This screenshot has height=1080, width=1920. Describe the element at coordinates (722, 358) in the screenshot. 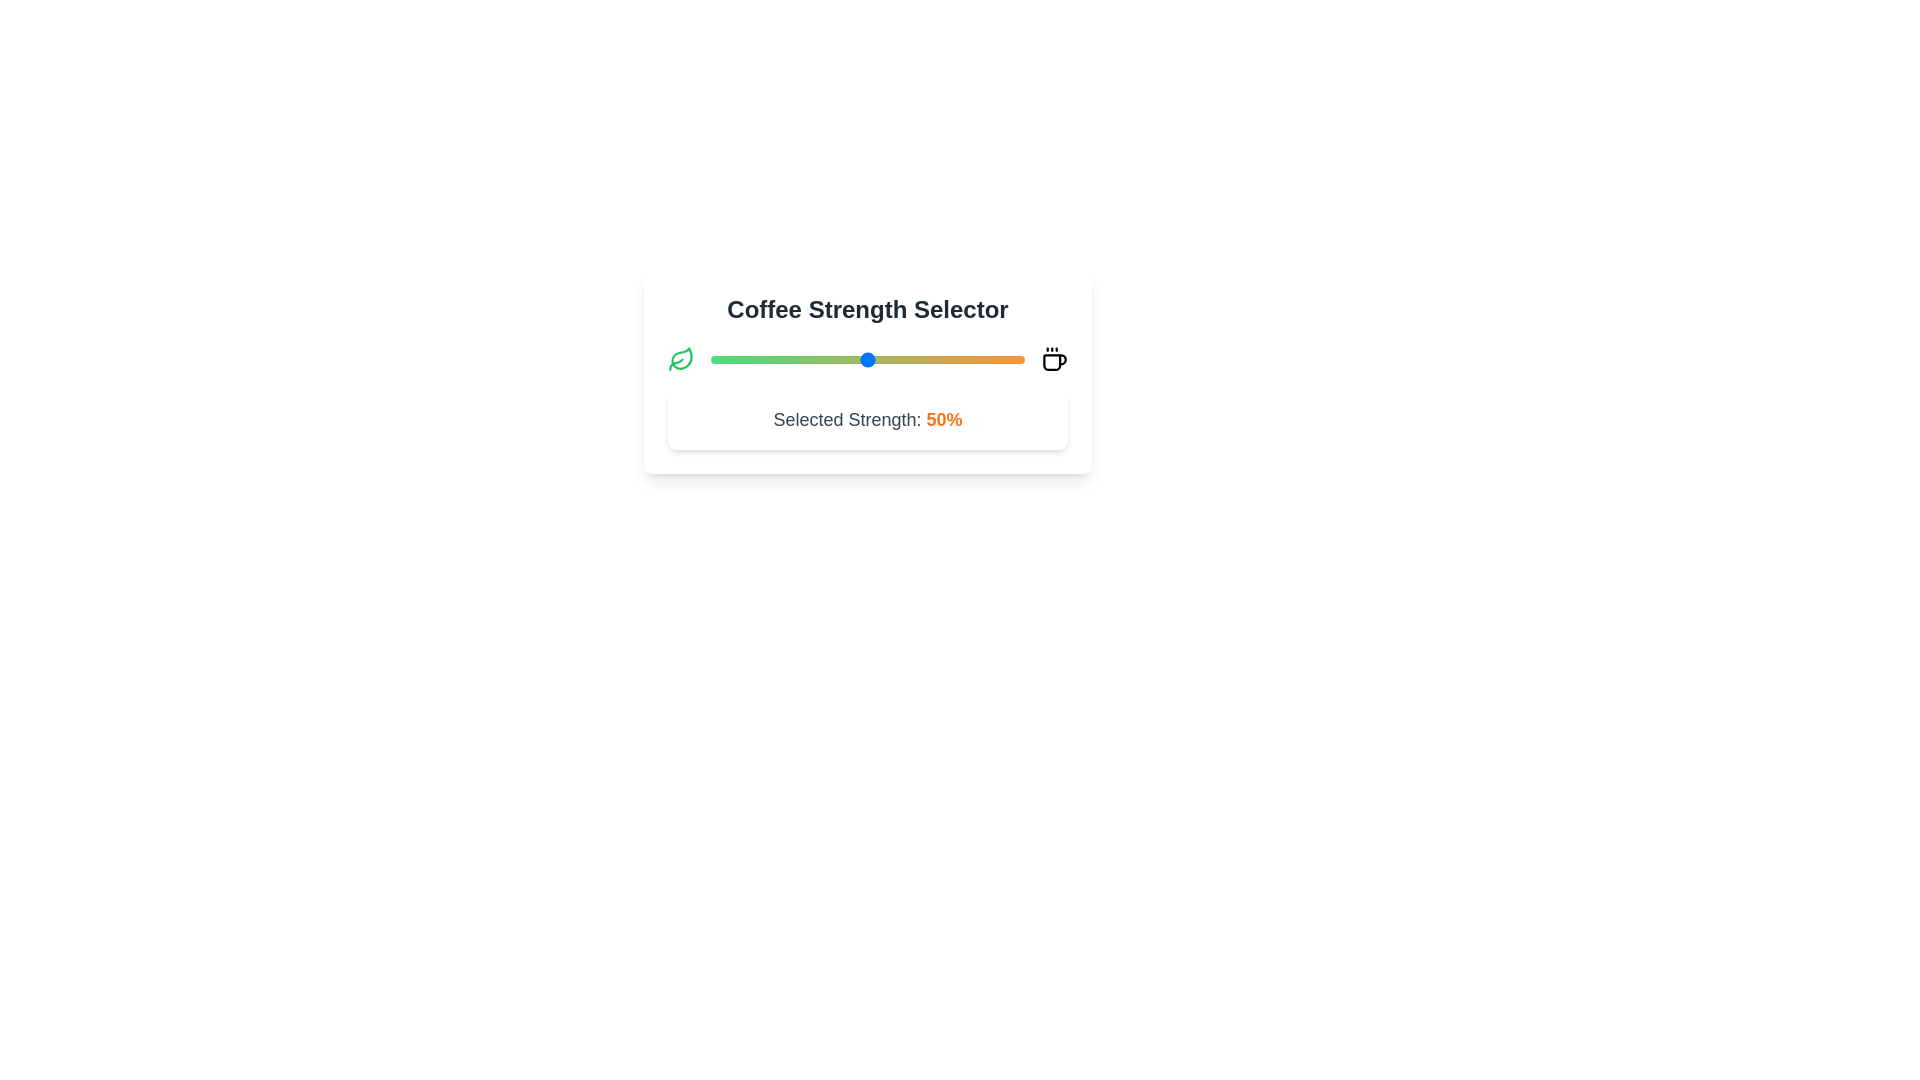

I see `the coffee strength slider to 4%` at that location.